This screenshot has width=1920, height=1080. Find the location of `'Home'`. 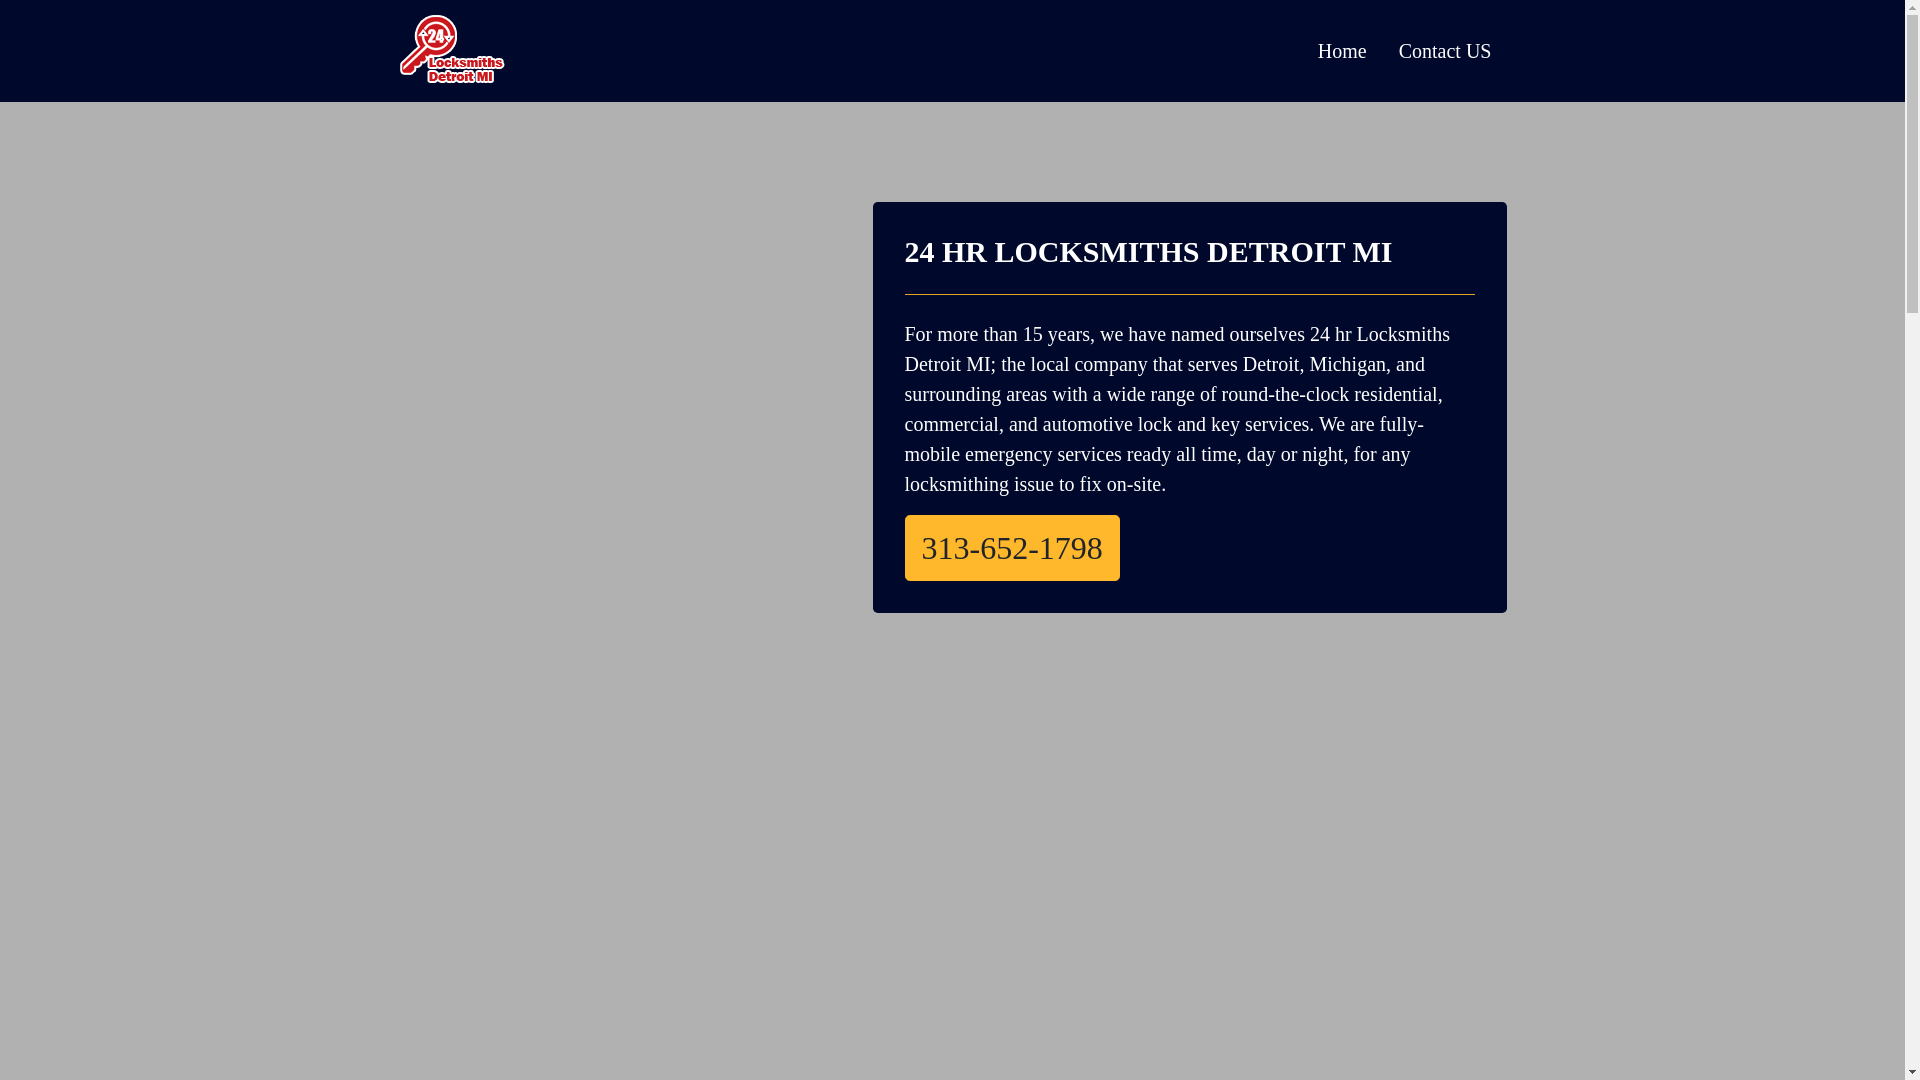

'Home' is located at coordinates (1301, 49).